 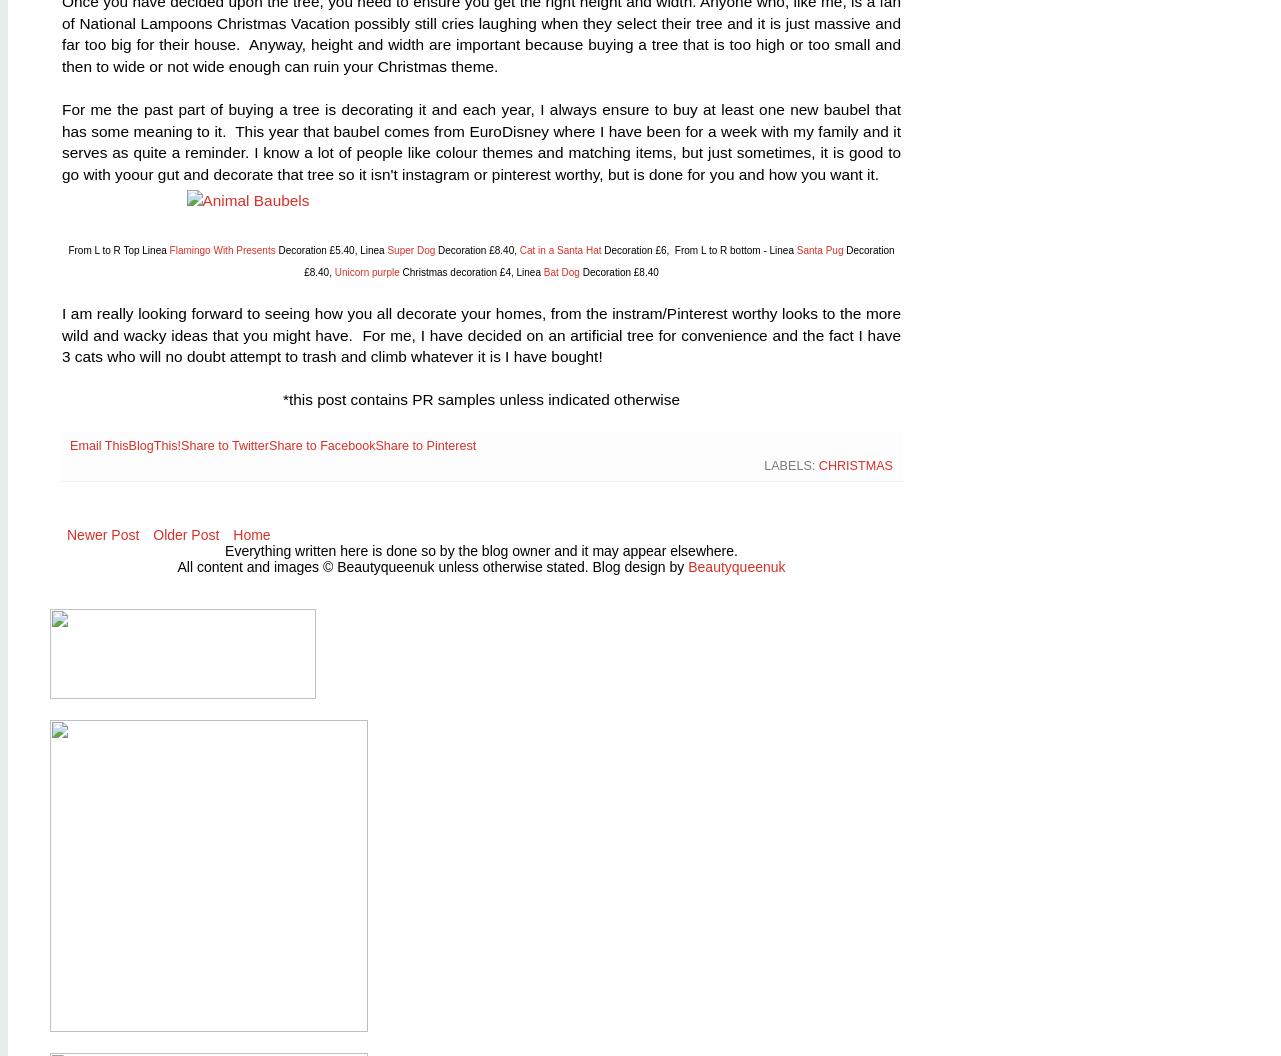 I want to click on 'From L to R Top Linea', so click(x=117, y=249).